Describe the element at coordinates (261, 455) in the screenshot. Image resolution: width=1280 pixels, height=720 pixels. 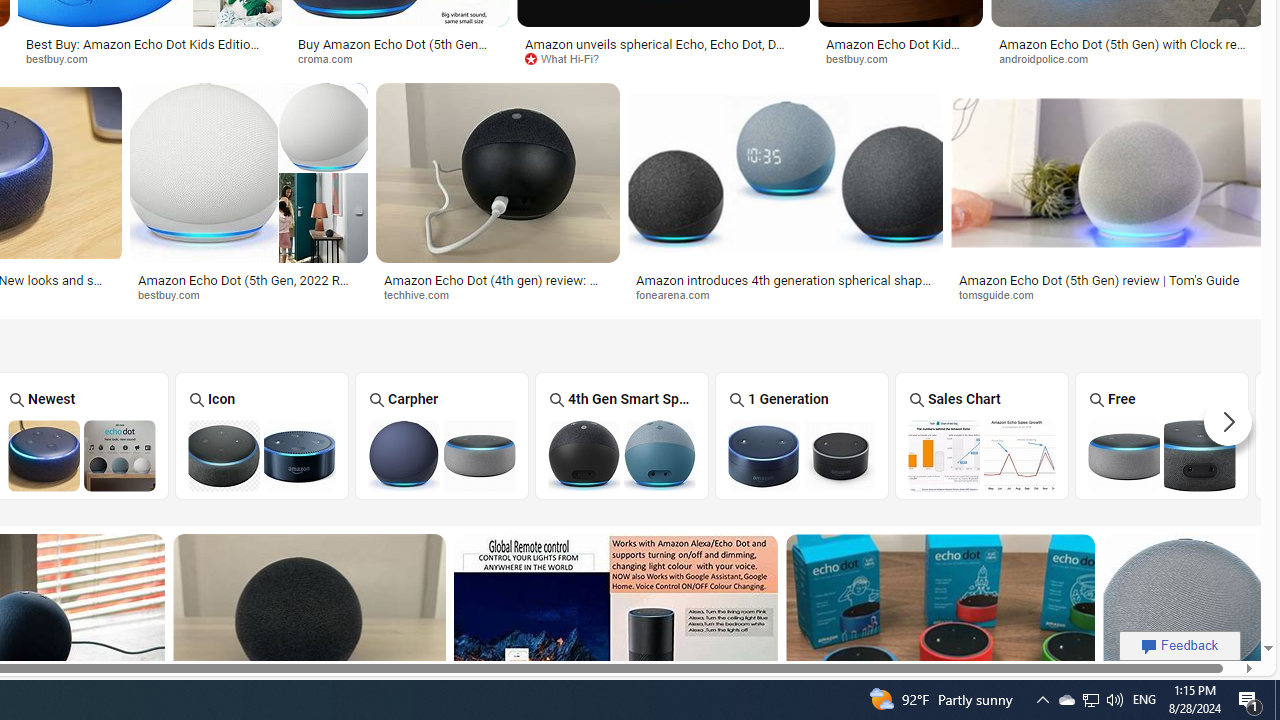
I see `'Amazon Echo Dot Icon'` at that location.